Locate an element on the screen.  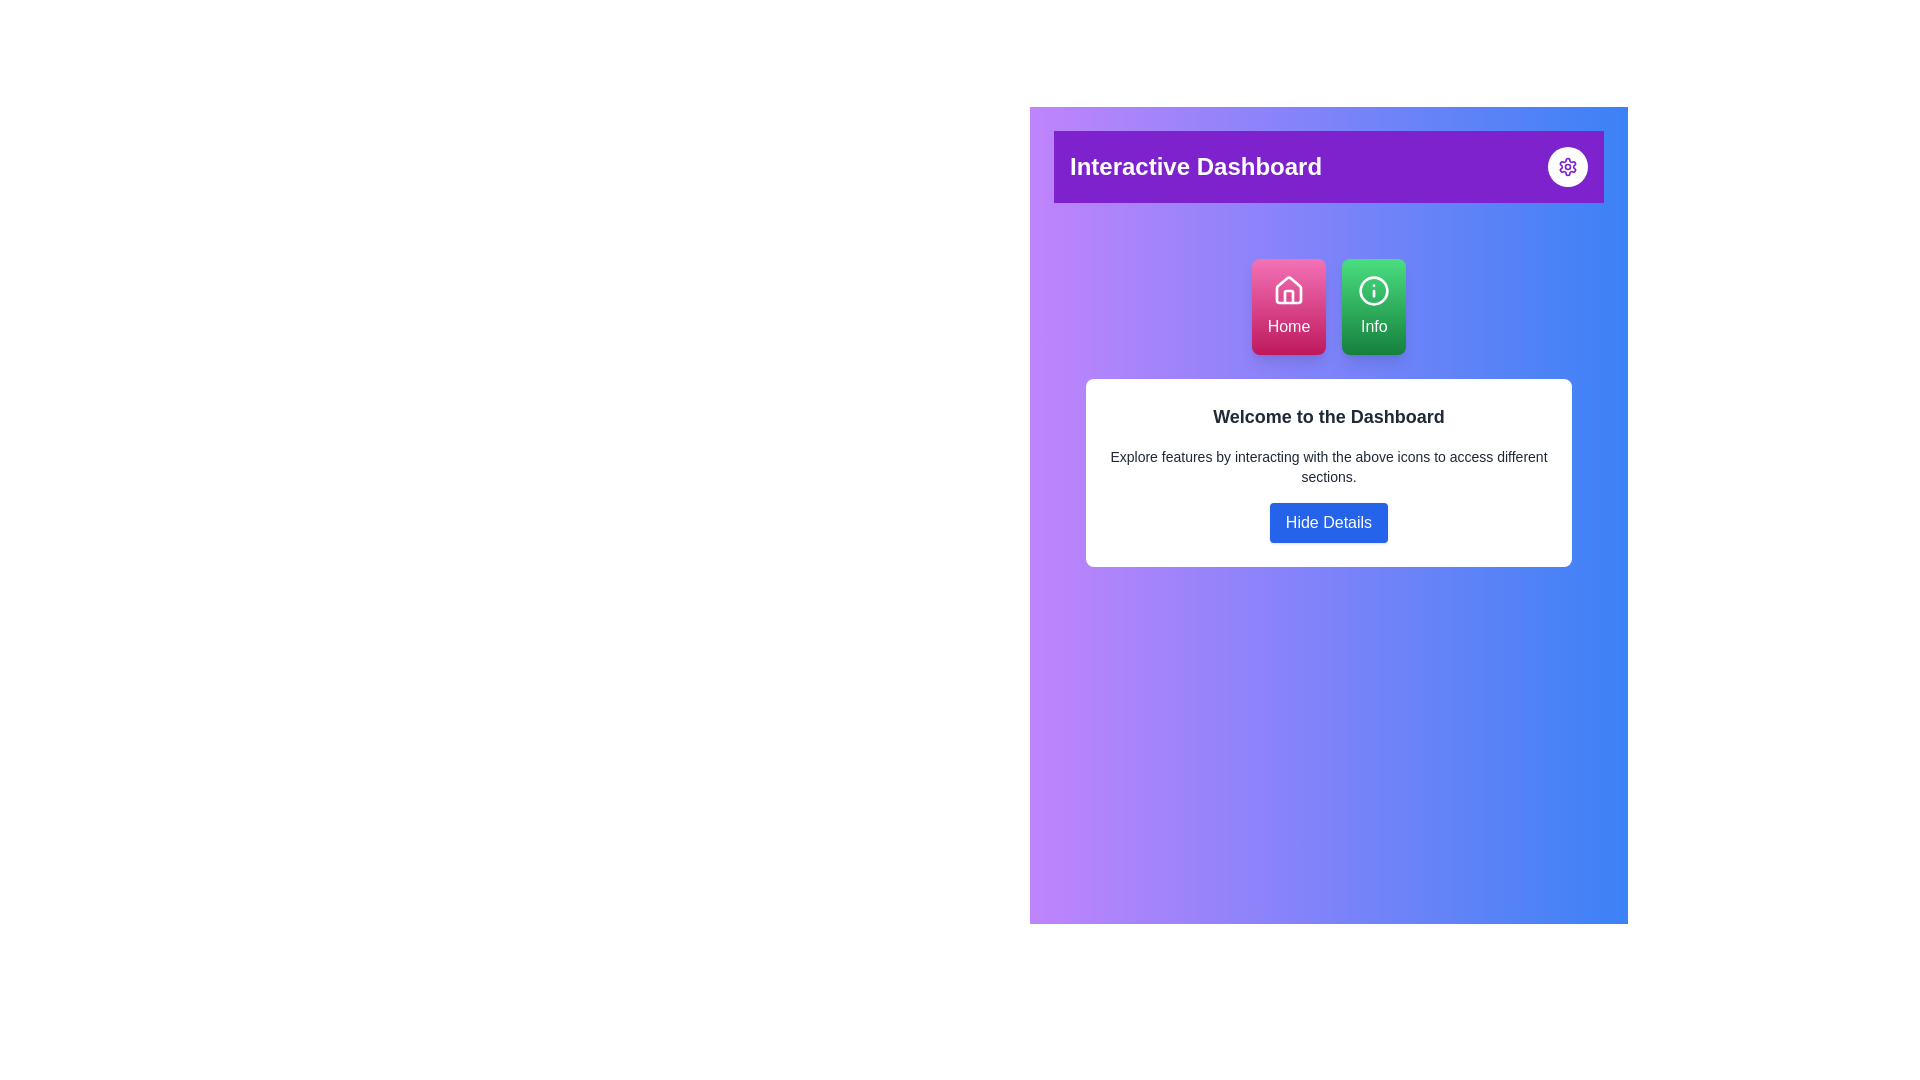
the simplistic line drawing of a house icon, which is part of the 'Home' button interface located beneath the 'Interactive Dashboard' title is located at coordinates (1289, 289).